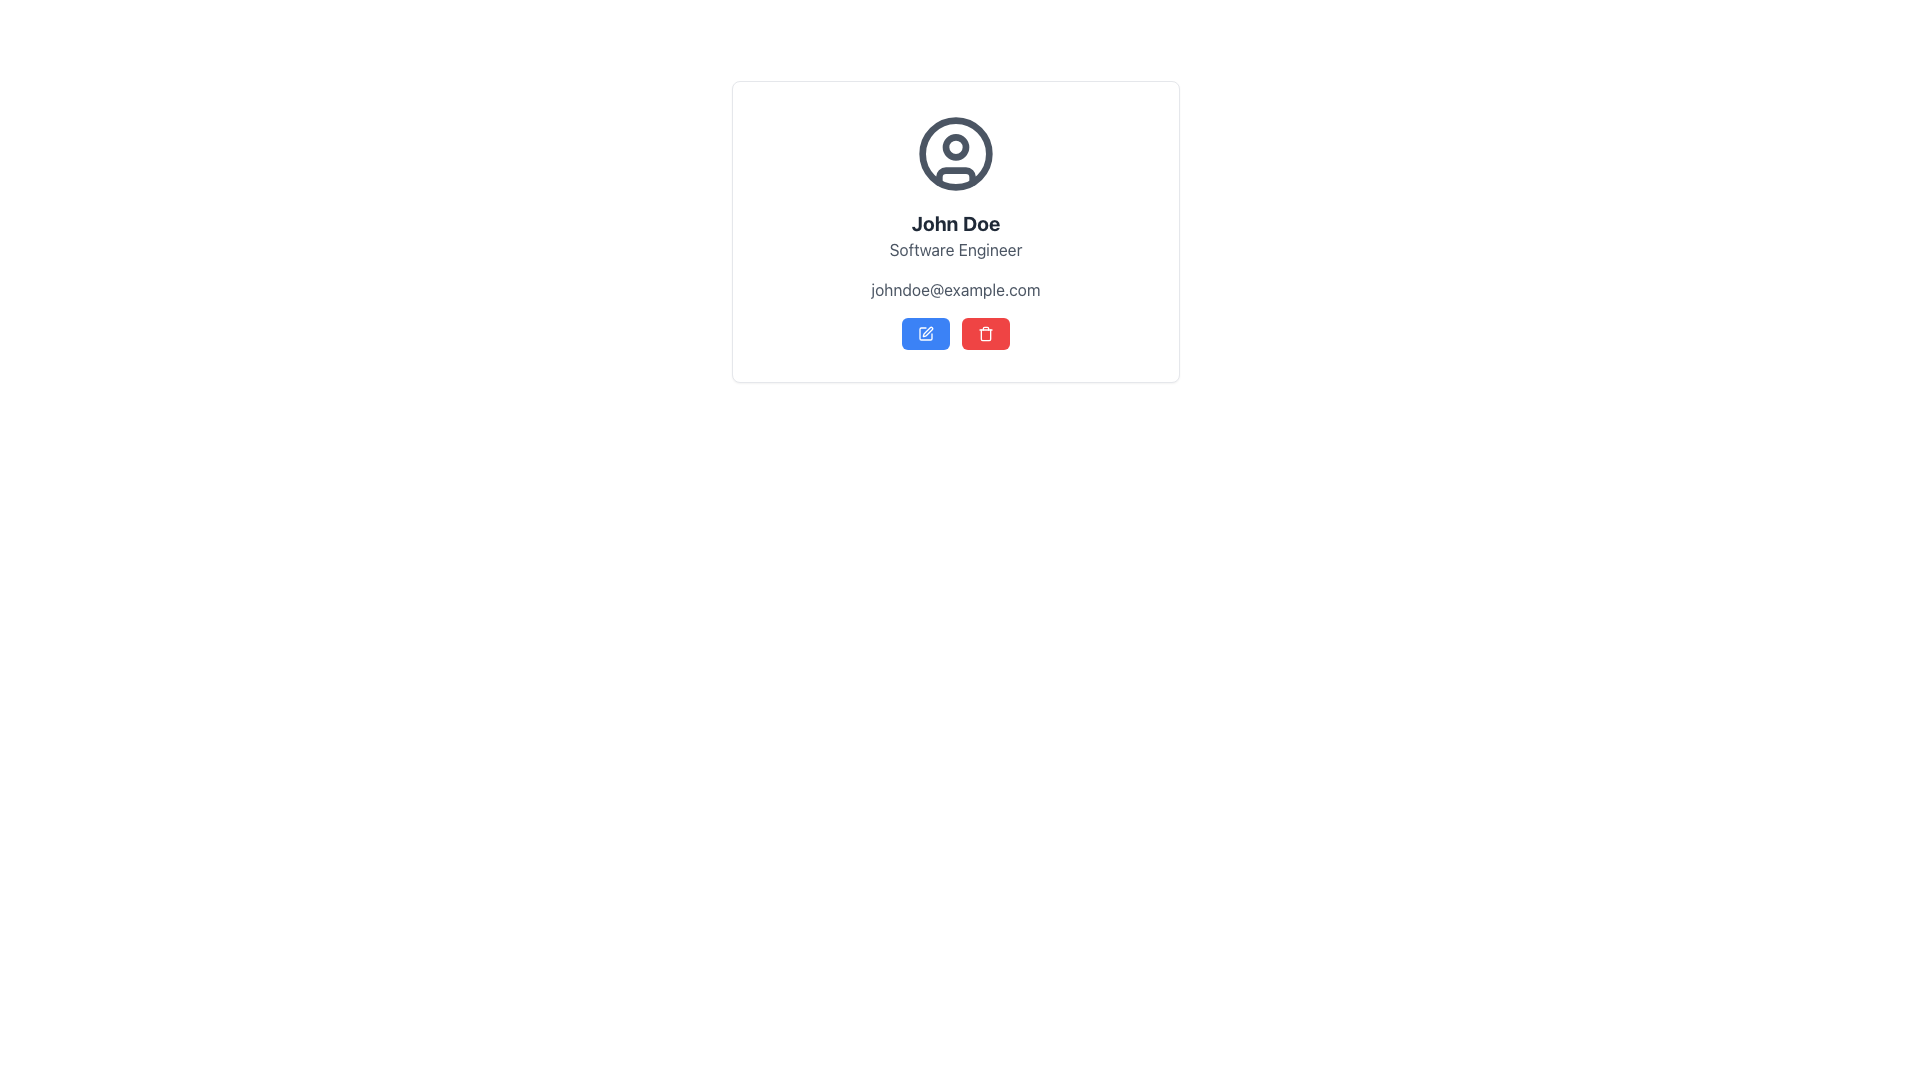 The height and width of the screenshot is (1080, 1920). Describe the element at coordinates (926, 330) in the screenshot. I see `the edit action icon located within the user profile card, positioned inside the blue button to initiate the edit action` at that location.